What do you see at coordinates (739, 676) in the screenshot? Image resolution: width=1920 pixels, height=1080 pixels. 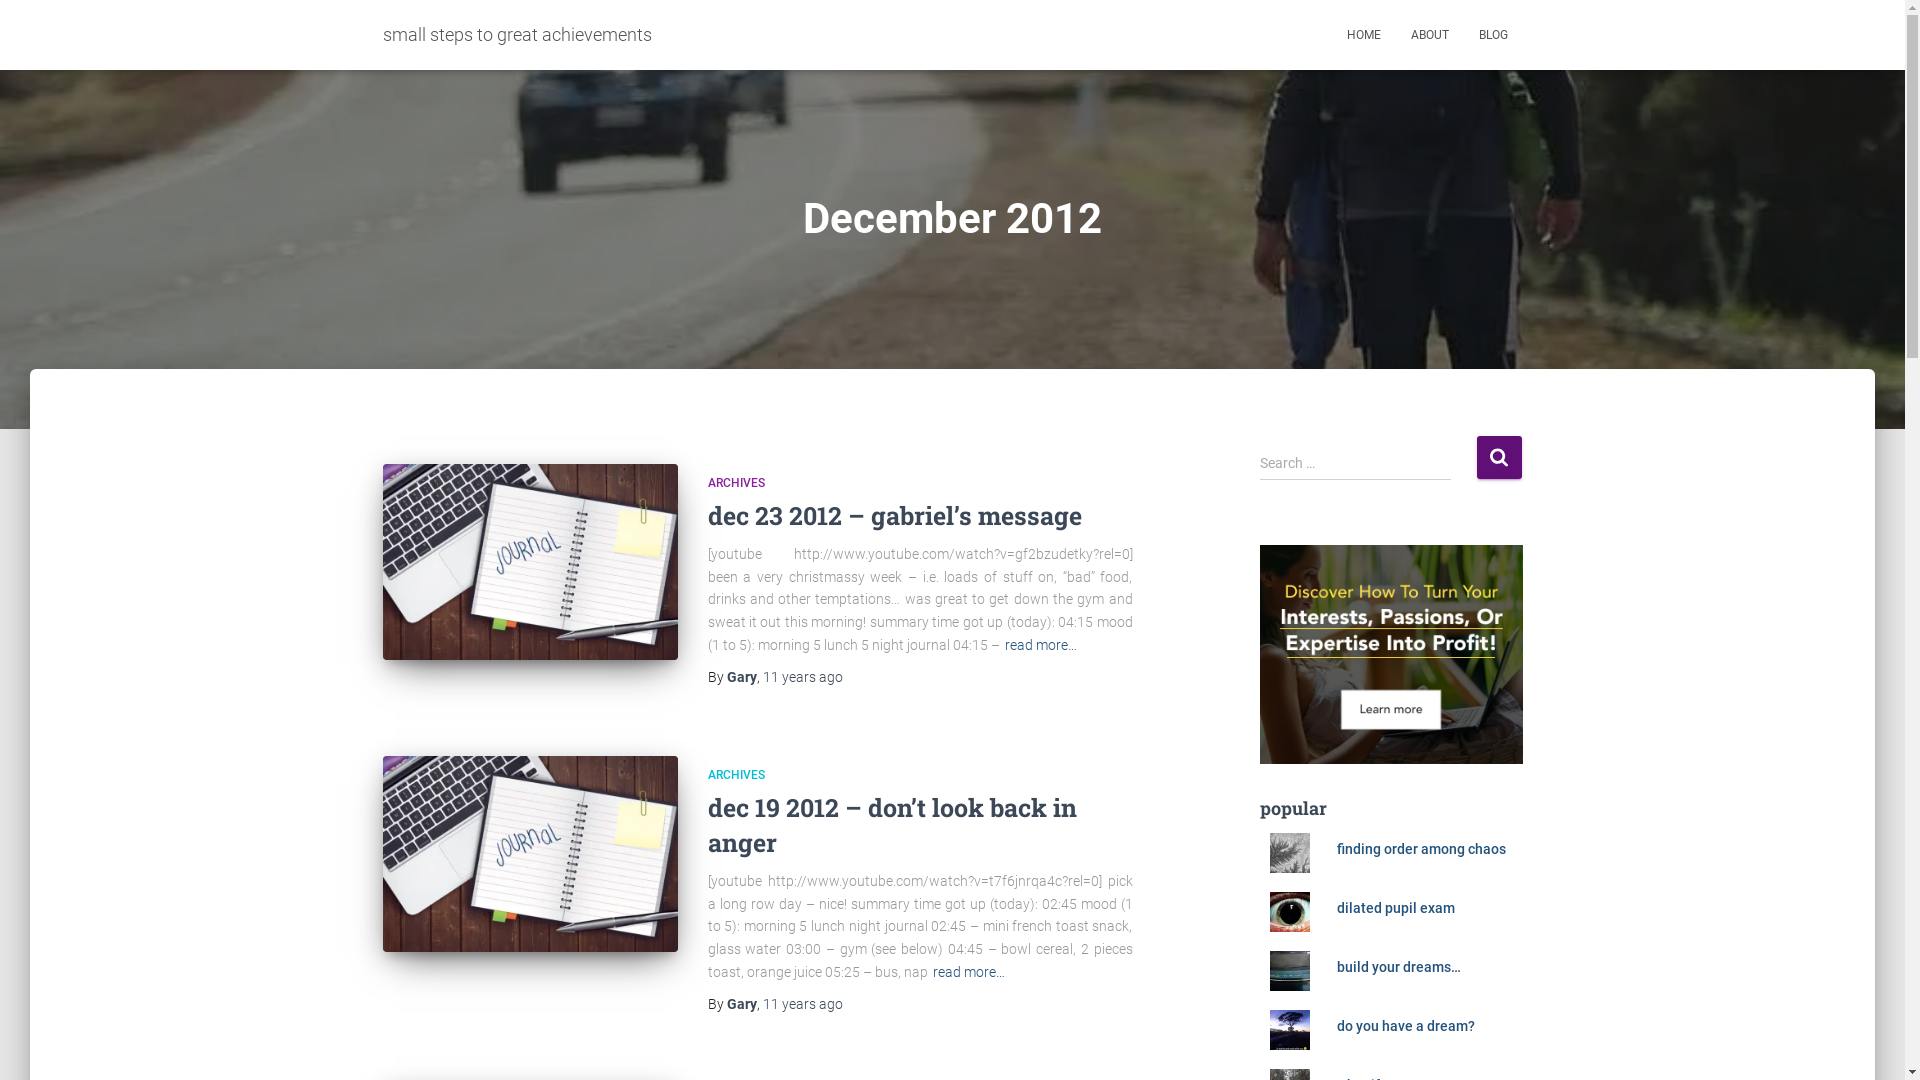 I see `'Gary'` at bounding box center [739, 676].